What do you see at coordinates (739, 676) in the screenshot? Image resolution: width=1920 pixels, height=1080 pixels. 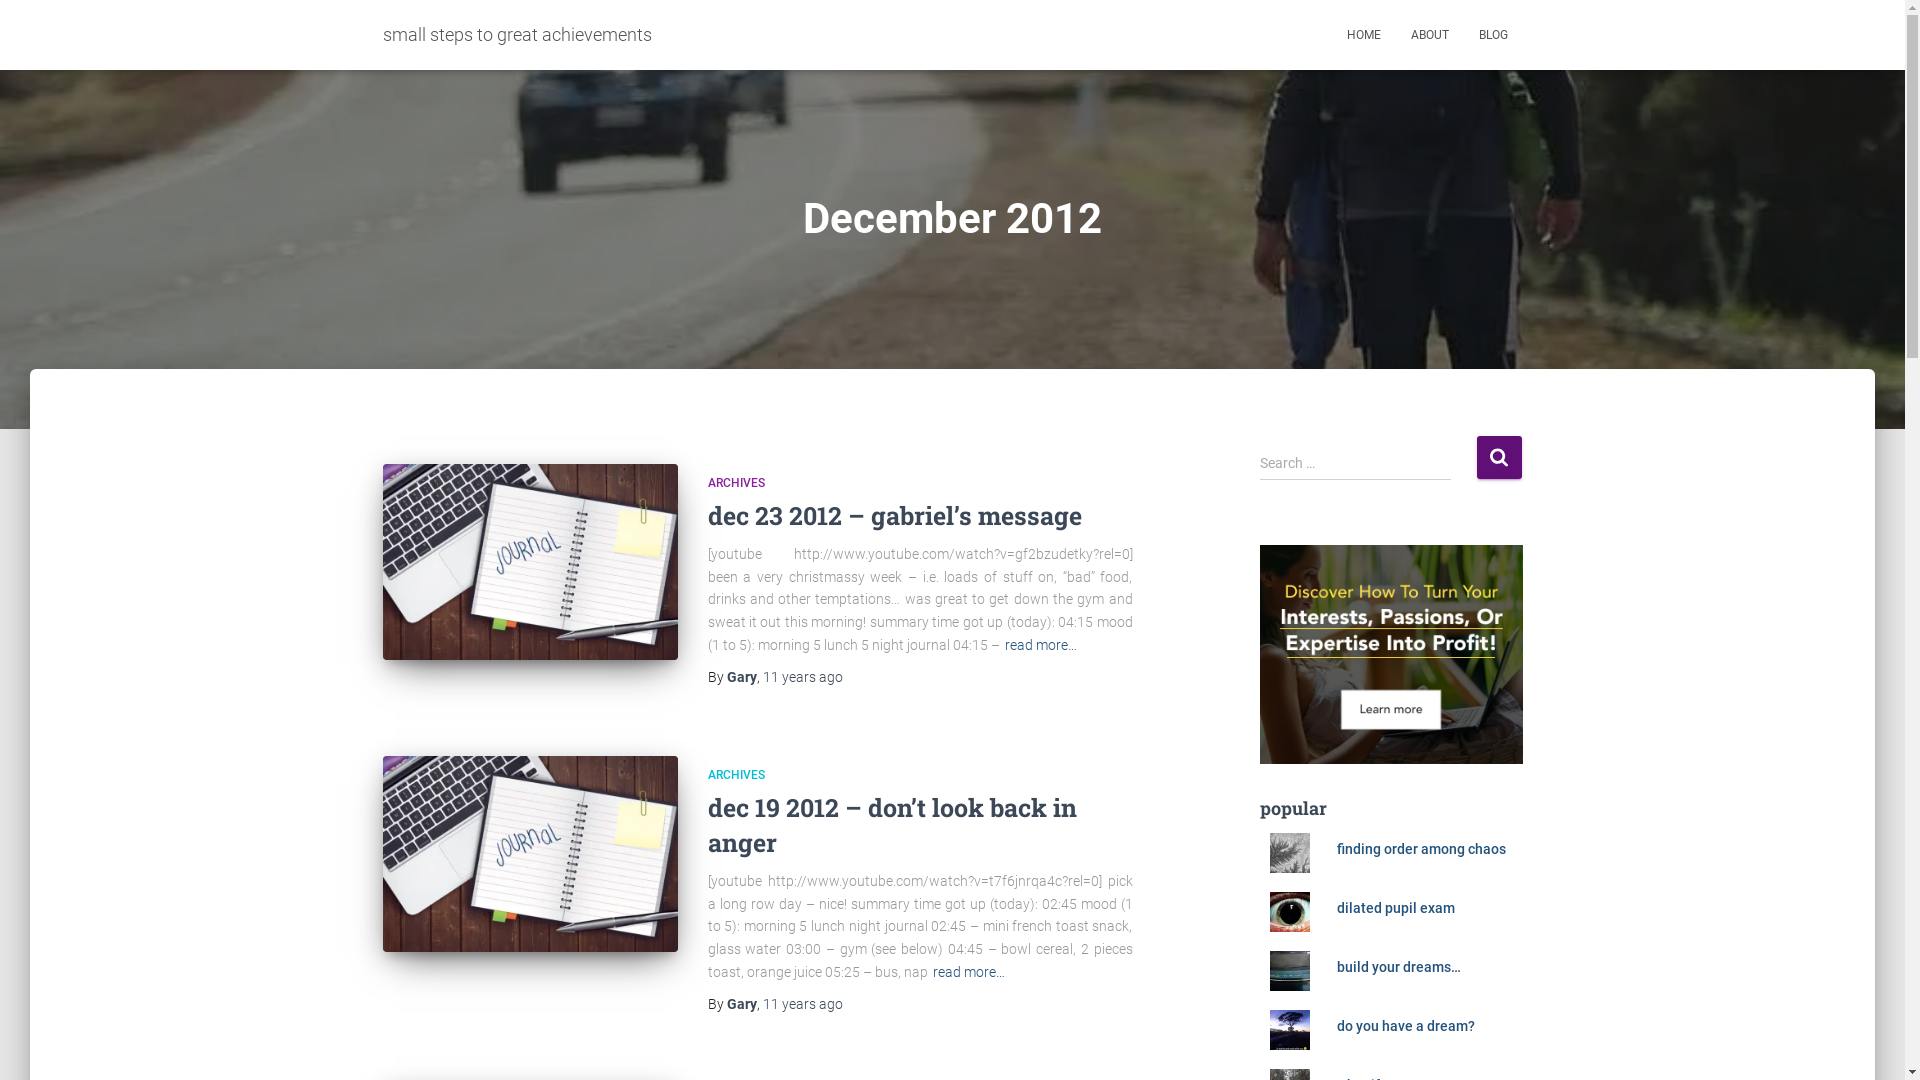 I see `'Gary'` at bounding box center [739, 676].